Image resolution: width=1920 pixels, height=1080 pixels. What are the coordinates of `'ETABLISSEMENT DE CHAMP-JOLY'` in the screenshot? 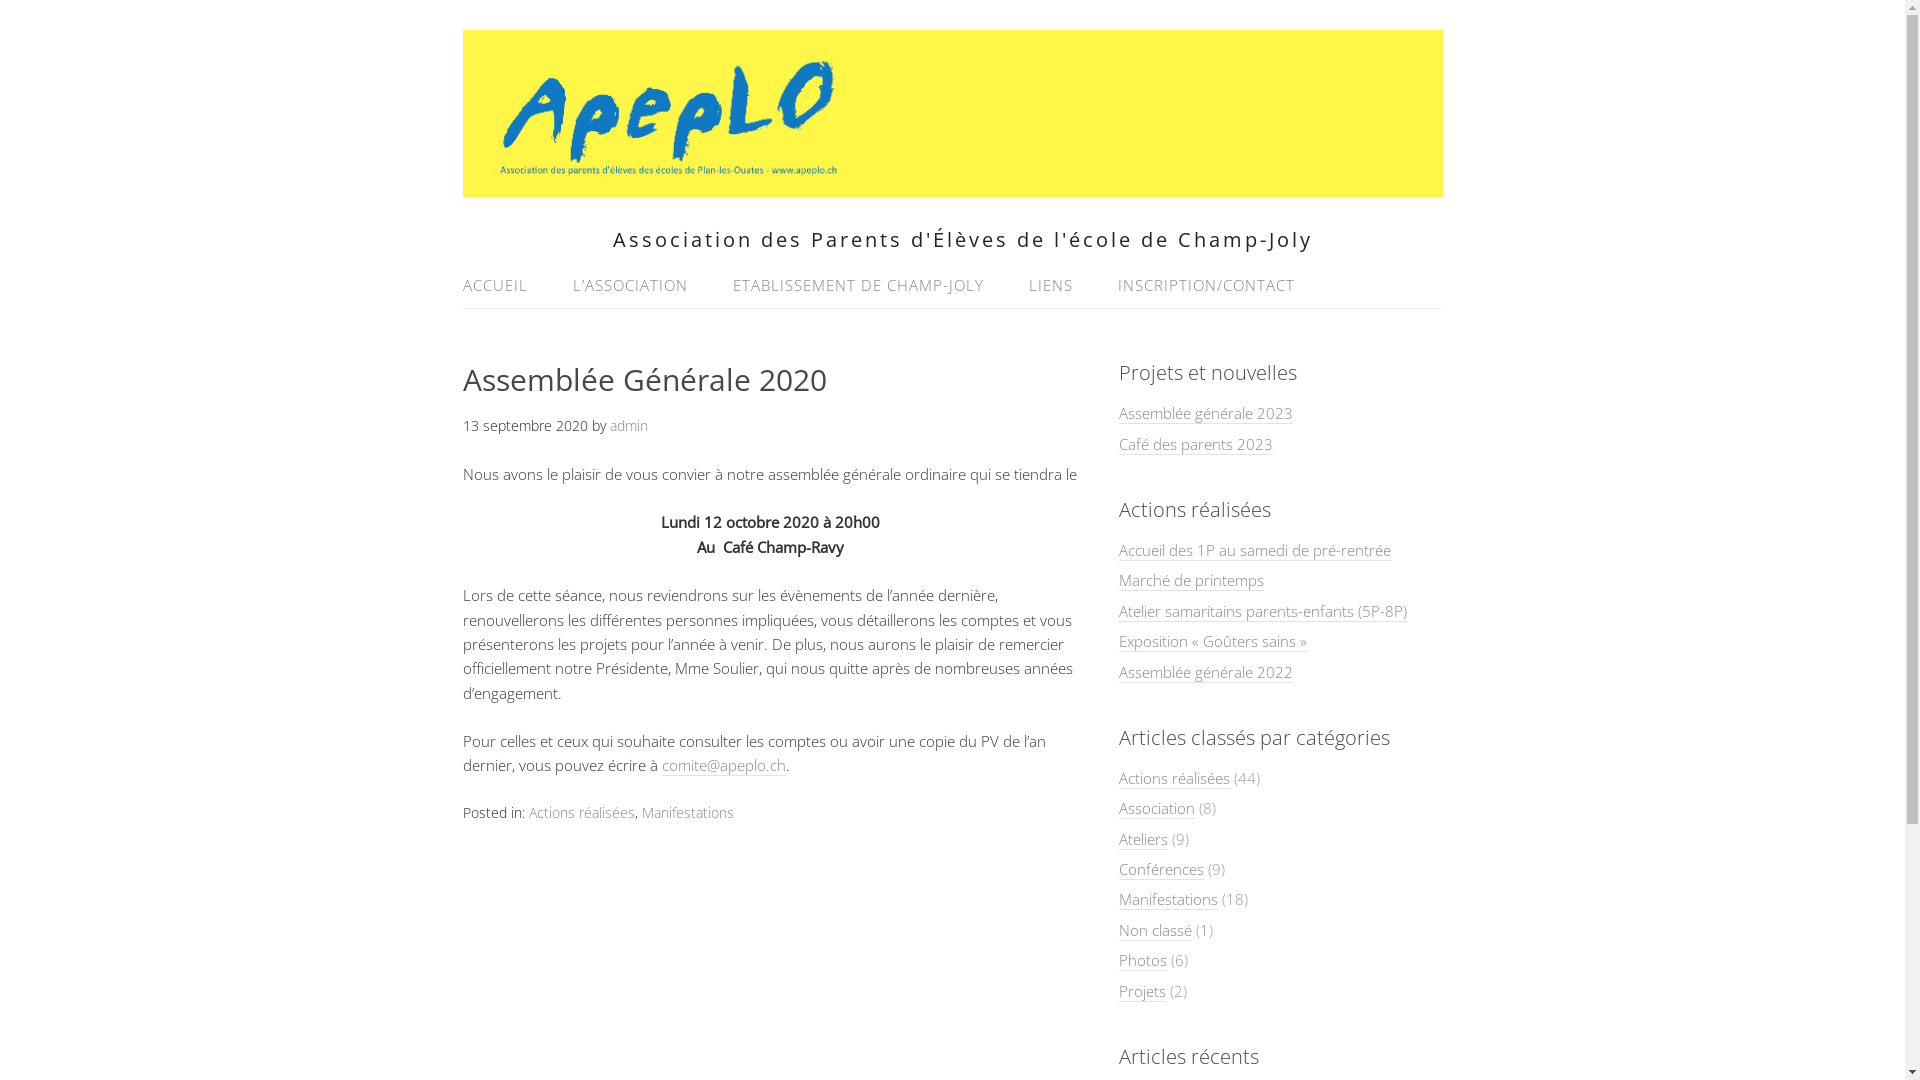 It's located at (857, 285).